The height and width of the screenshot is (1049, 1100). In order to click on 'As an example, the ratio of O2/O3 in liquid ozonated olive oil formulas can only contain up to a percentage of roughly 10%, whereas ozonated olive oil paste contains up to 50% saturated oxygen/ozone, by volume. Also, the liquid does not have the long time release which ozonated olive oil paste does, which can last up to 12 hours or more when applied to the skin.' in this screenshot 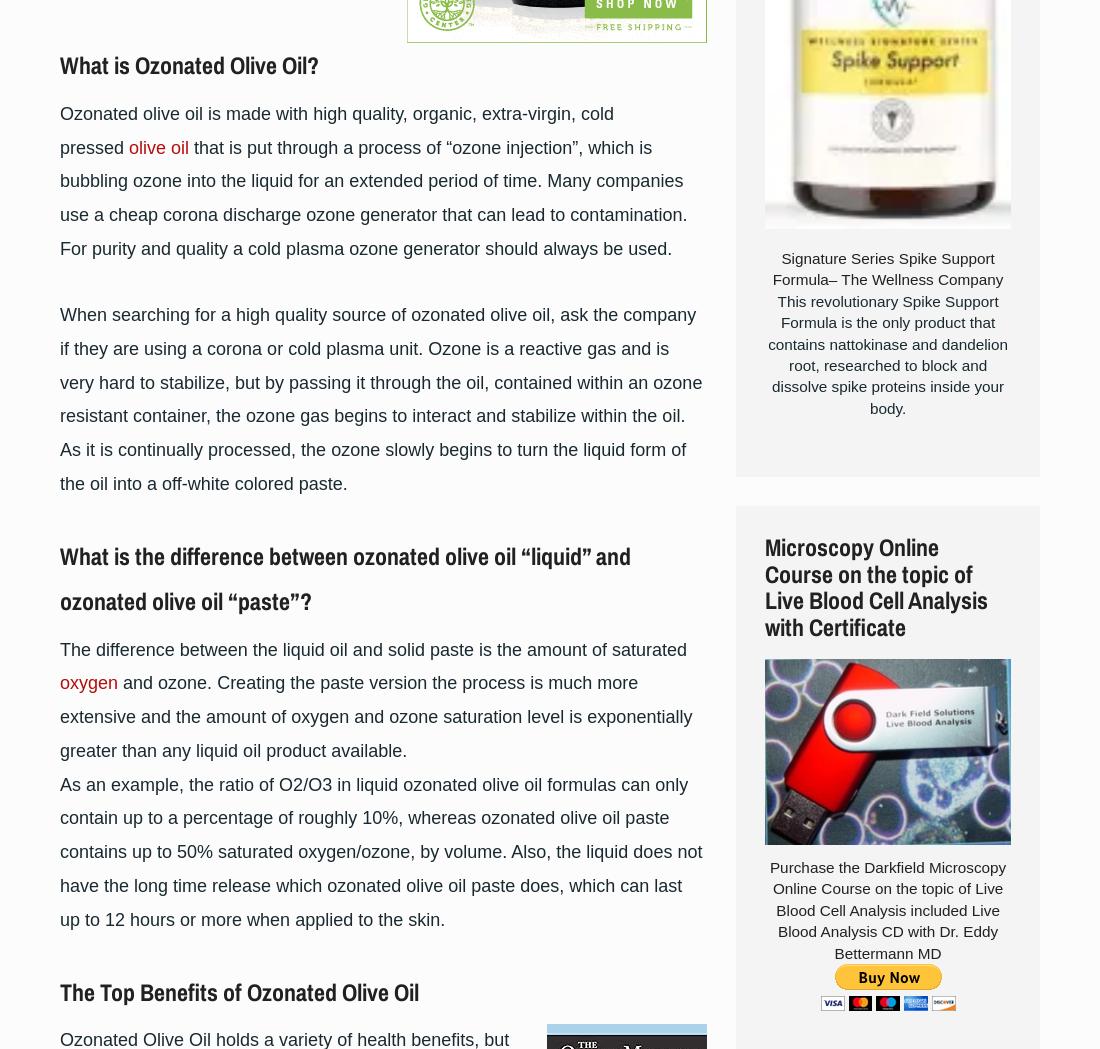, I will do `click(381, 851)`.